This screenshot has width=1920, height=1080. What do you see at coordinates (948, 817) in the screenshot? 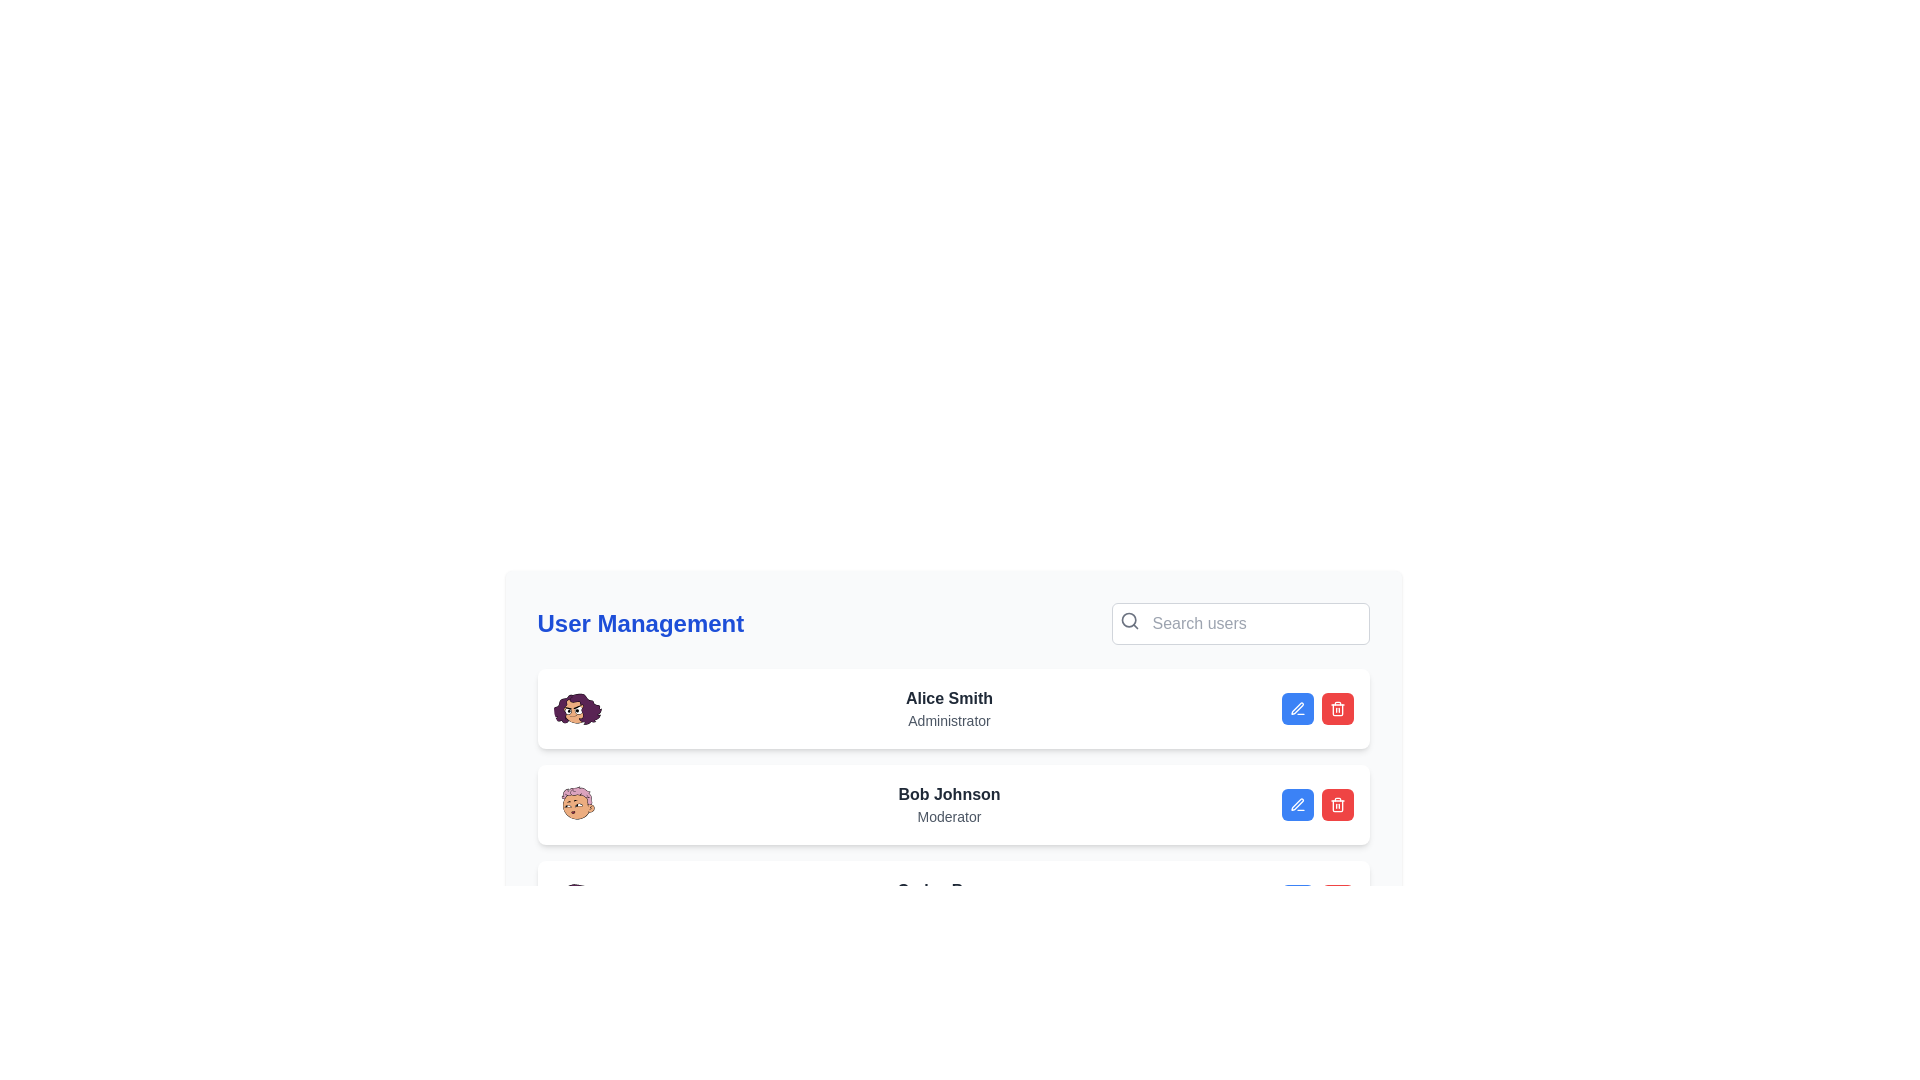
I see `the static text label reading 'Moderator' located directly below the name 'Bob Johnson'` at bounding box center [948, 817].